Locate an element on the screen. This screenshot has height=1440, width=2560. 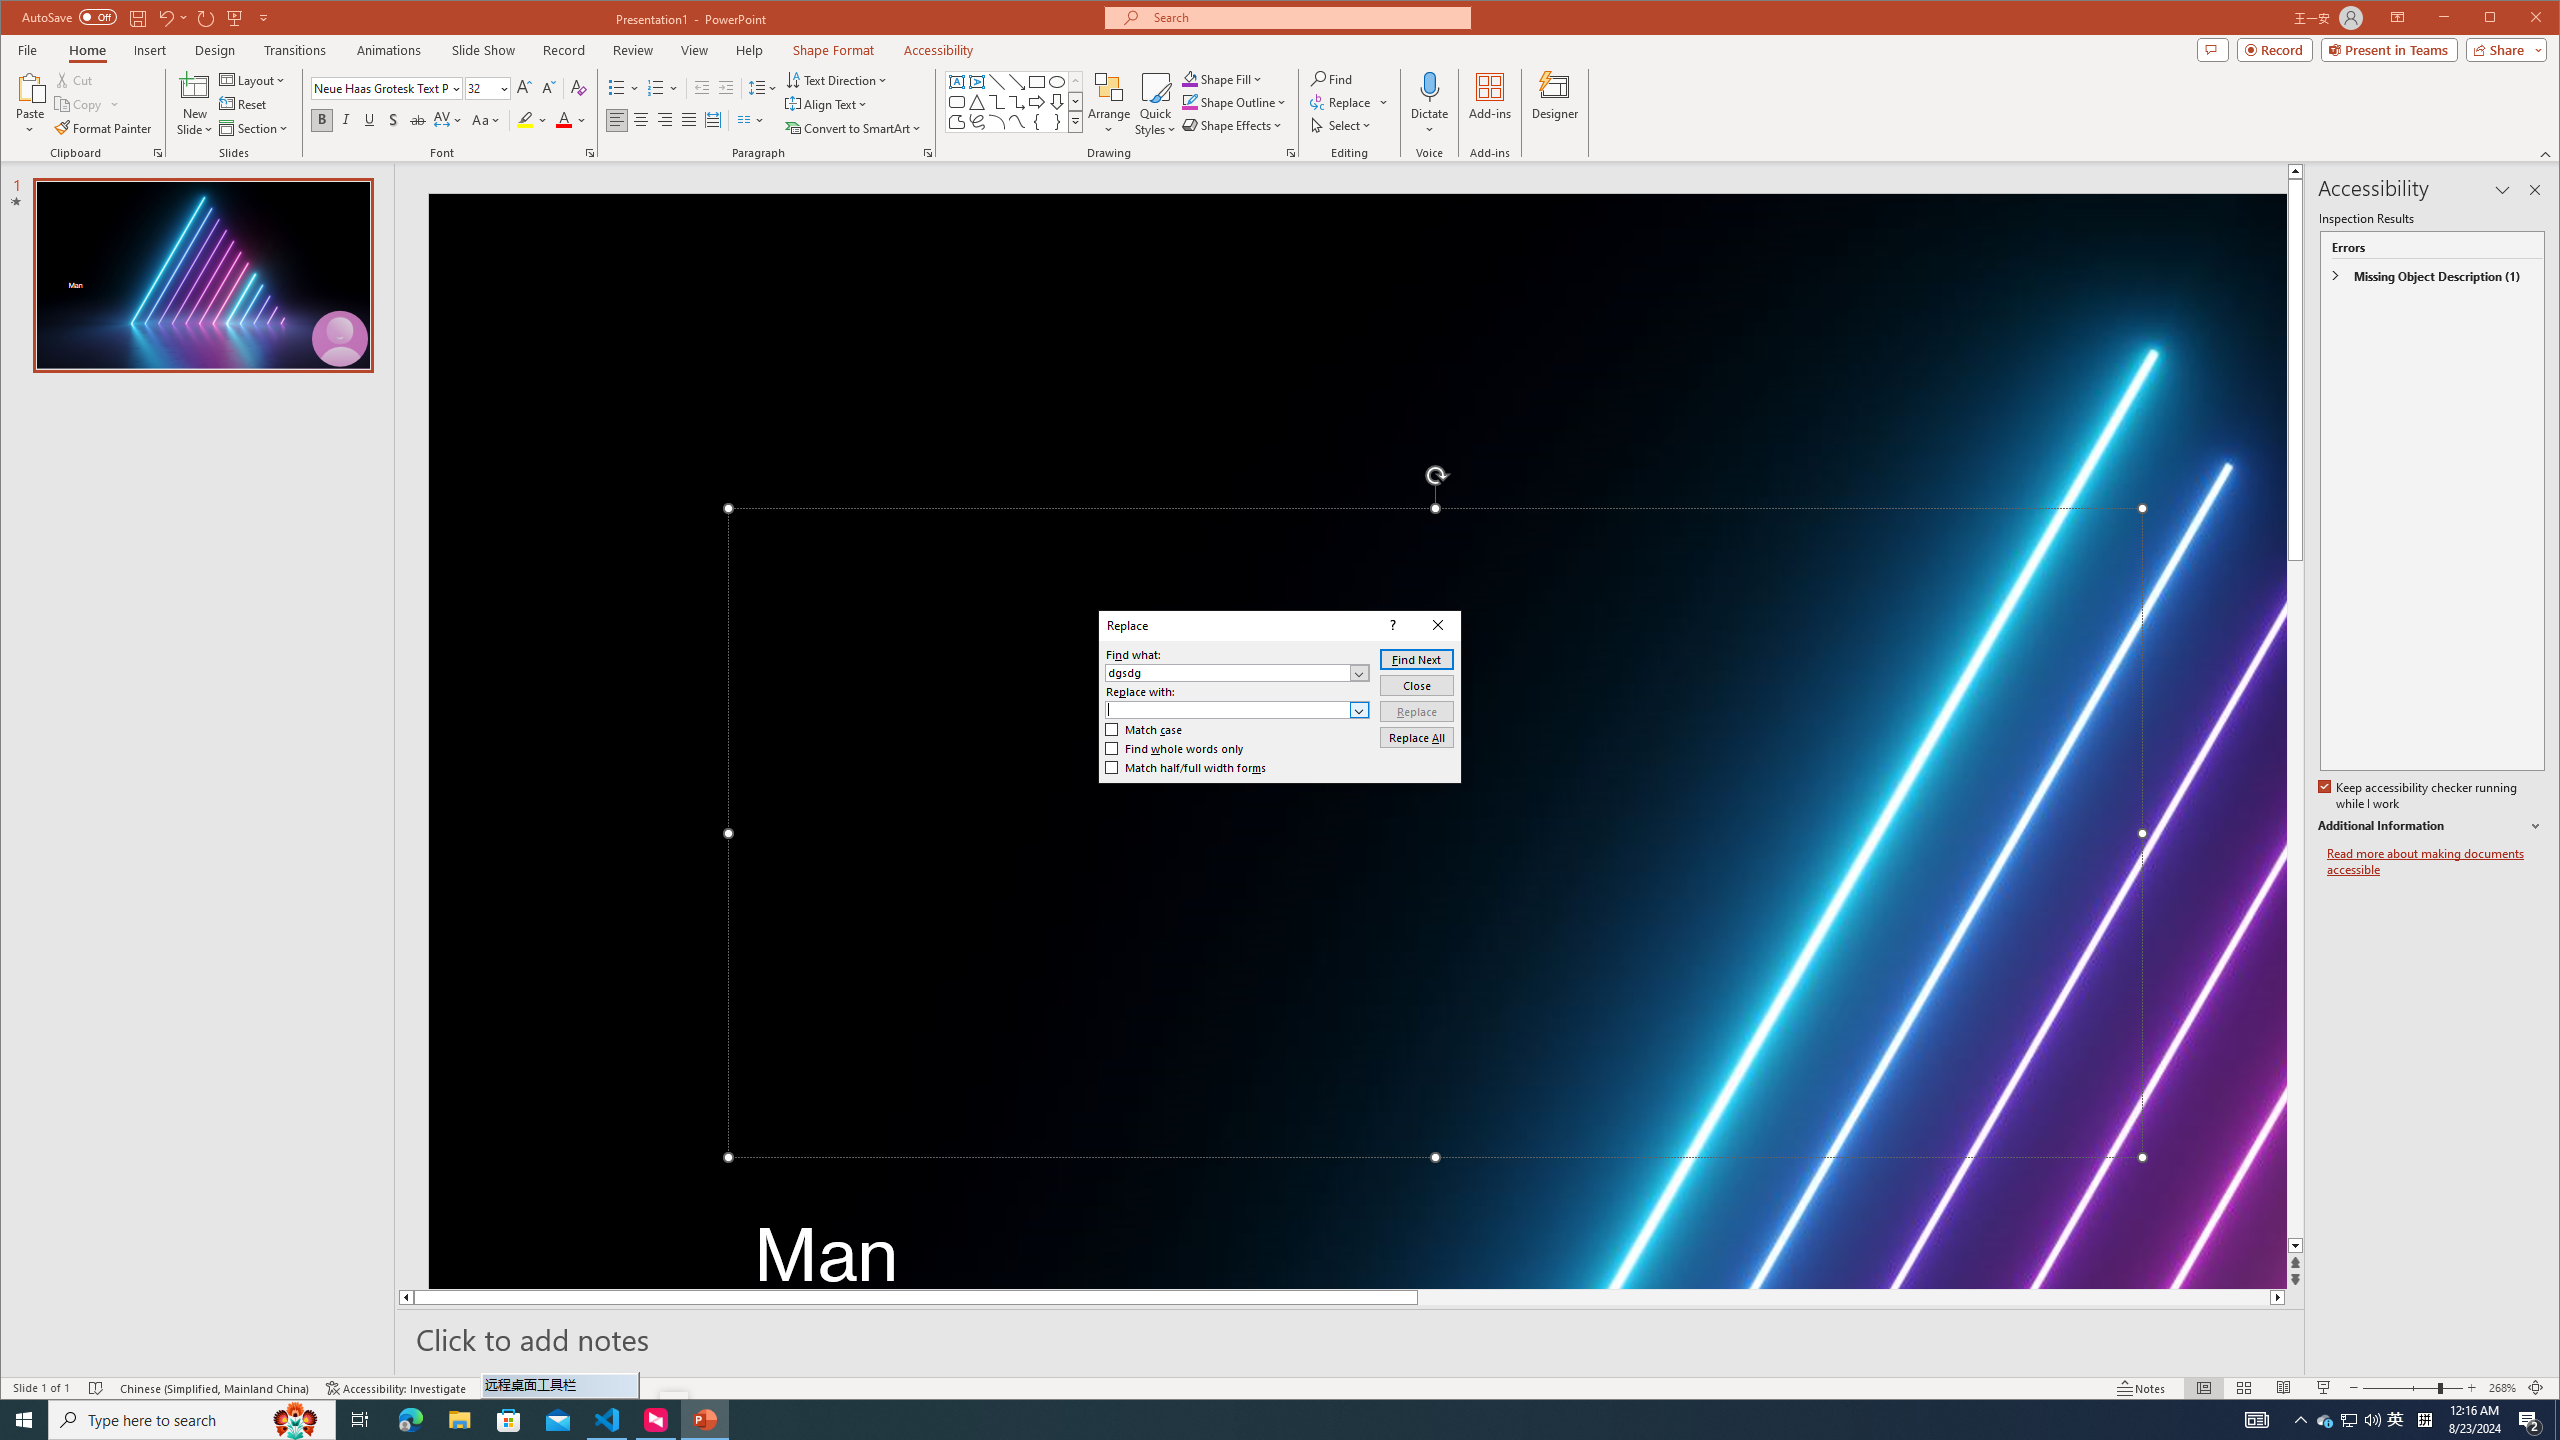
'Find Next' is located at coordinates (1415, 658).